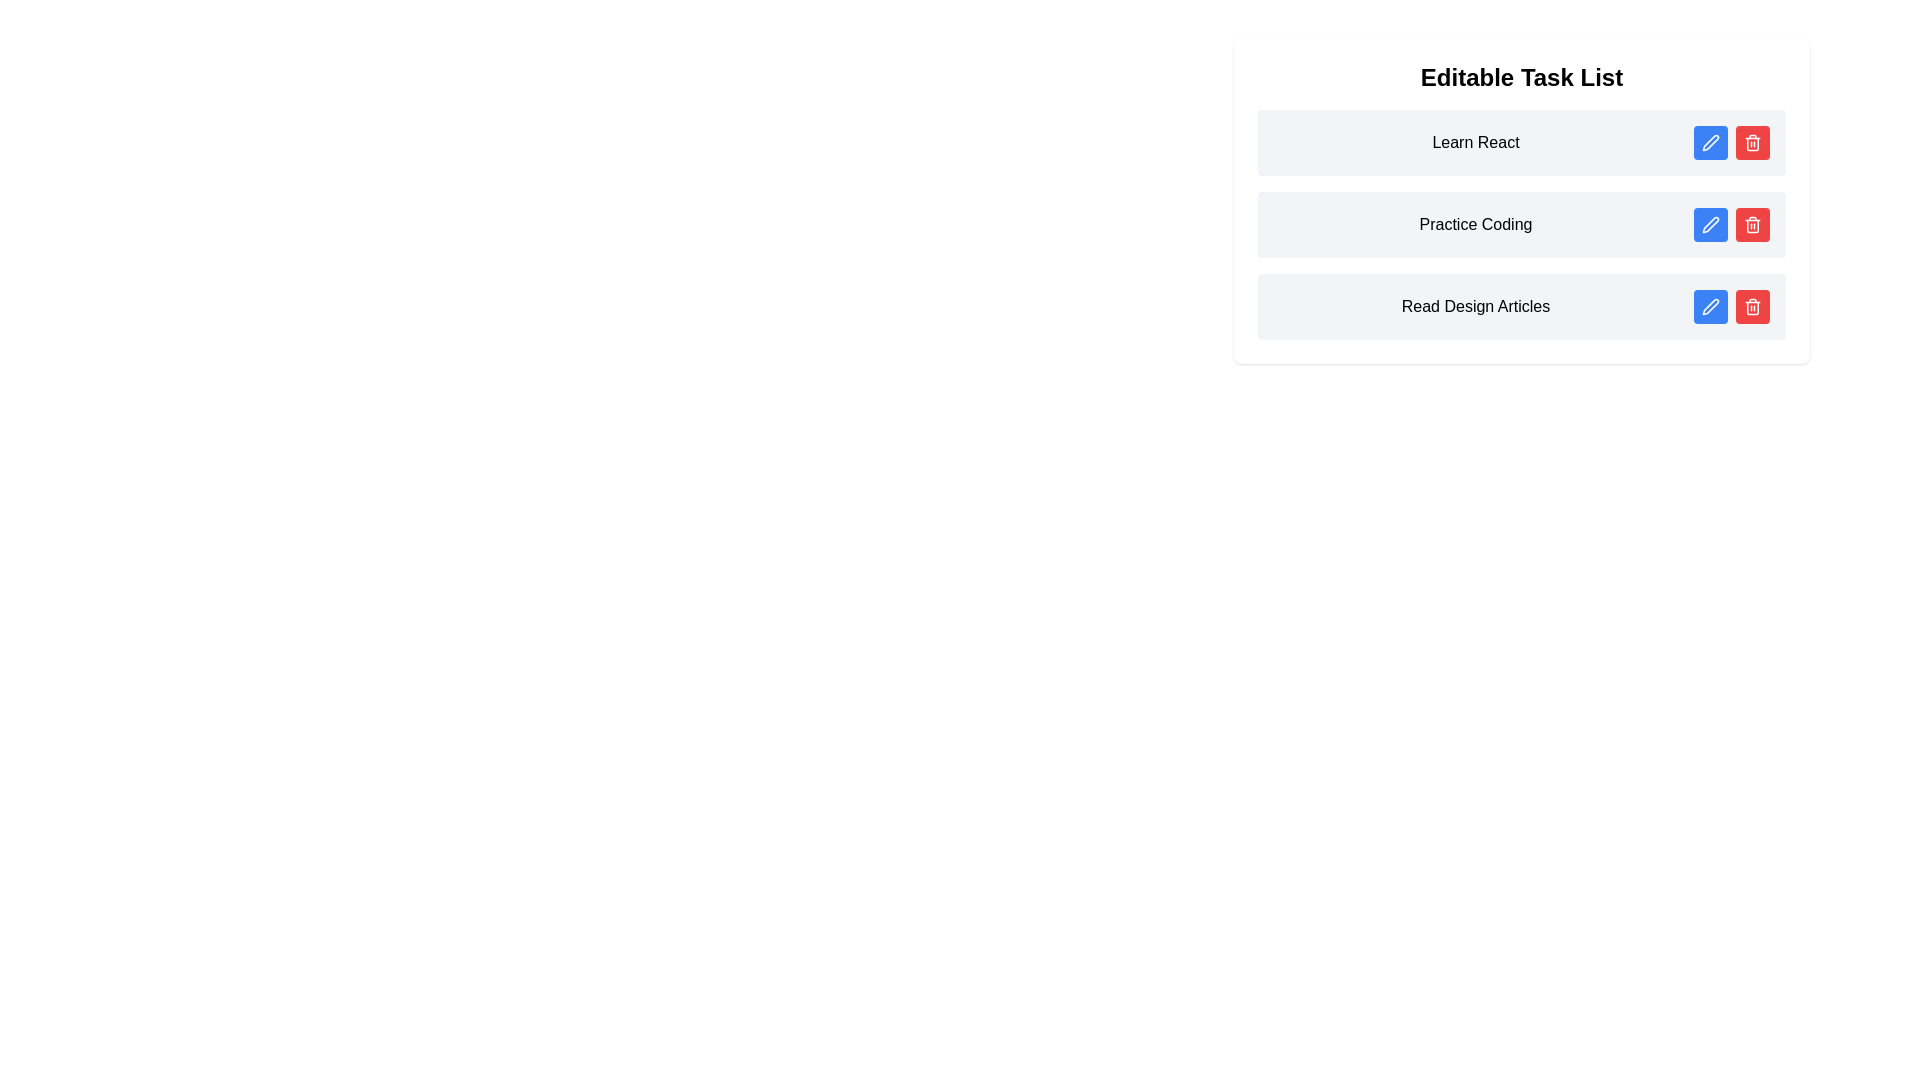 The image size is (1920, 1080). I want to click on the icon button next to the 'Learn React' task to observe the hover effects, so click(1709, 141).